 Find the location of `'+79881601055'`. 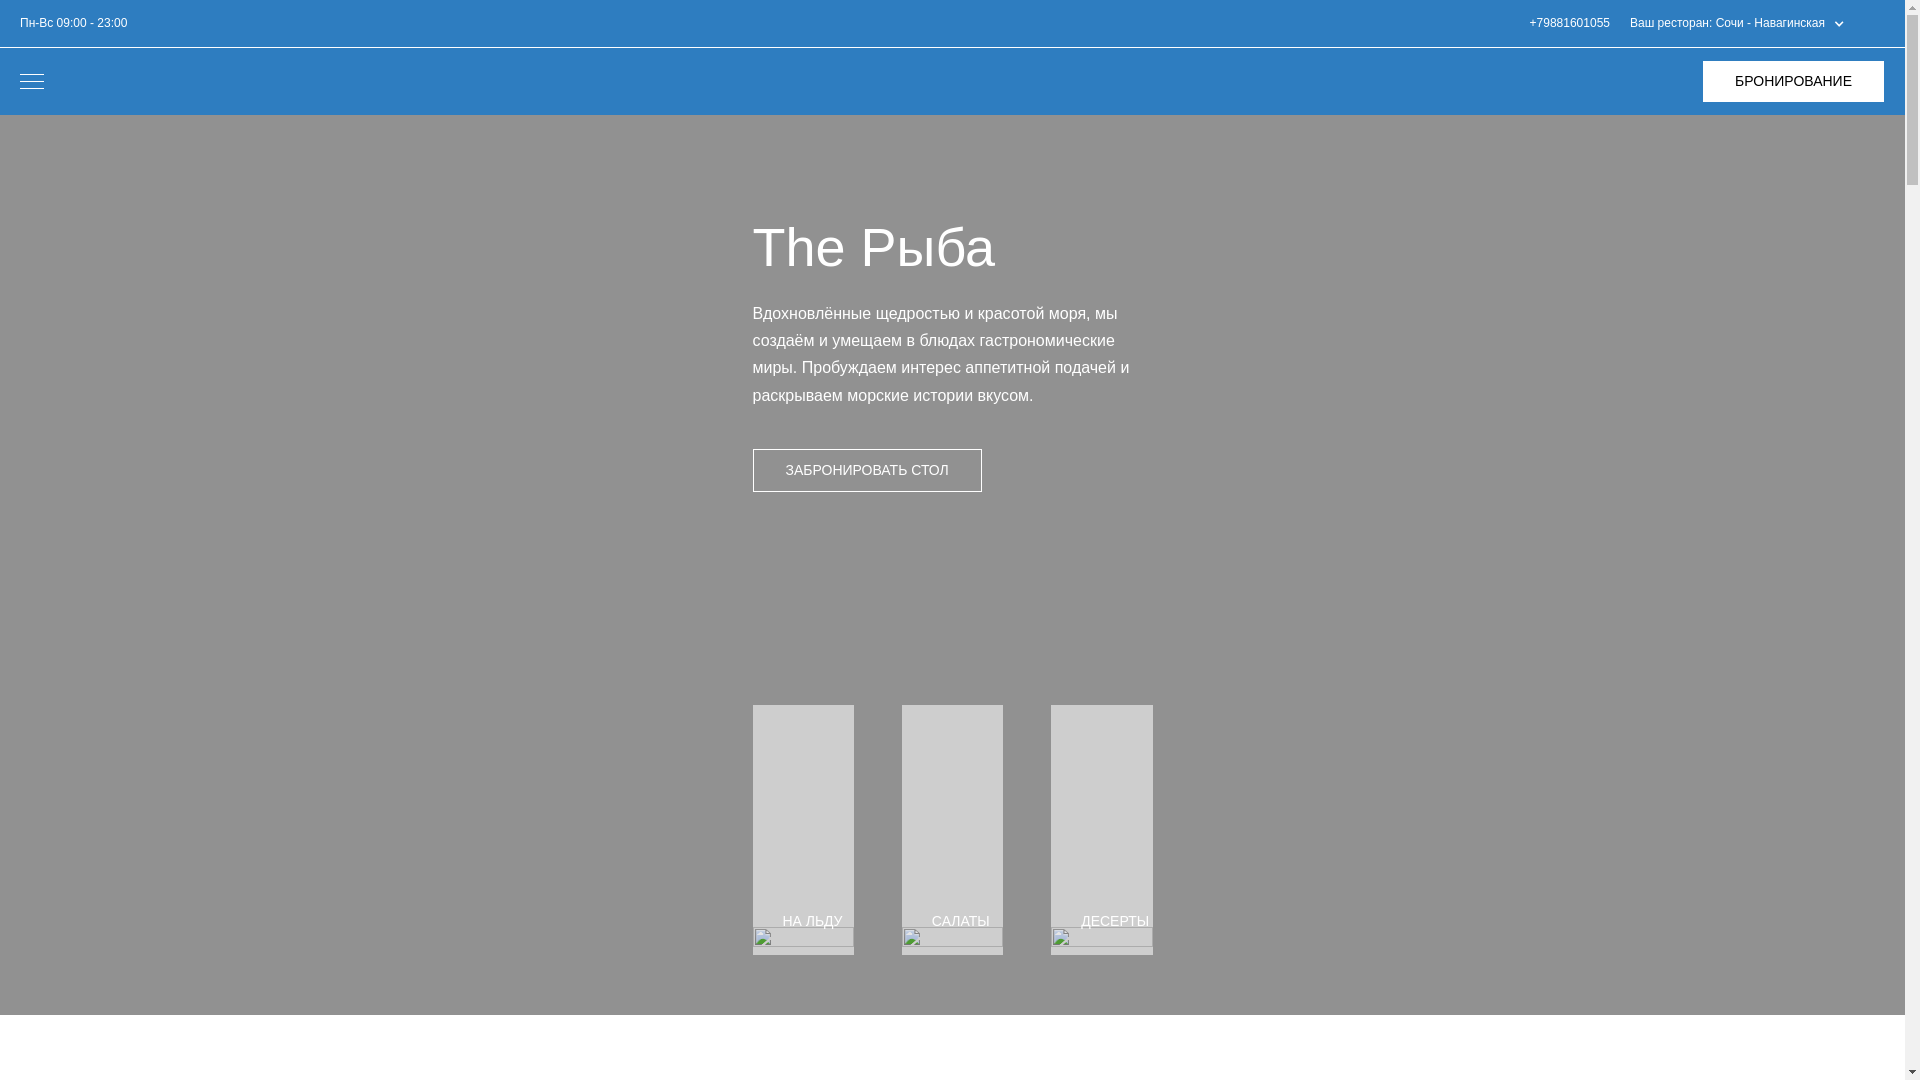

'+79881601055' is located at coordinates (1568, 23).